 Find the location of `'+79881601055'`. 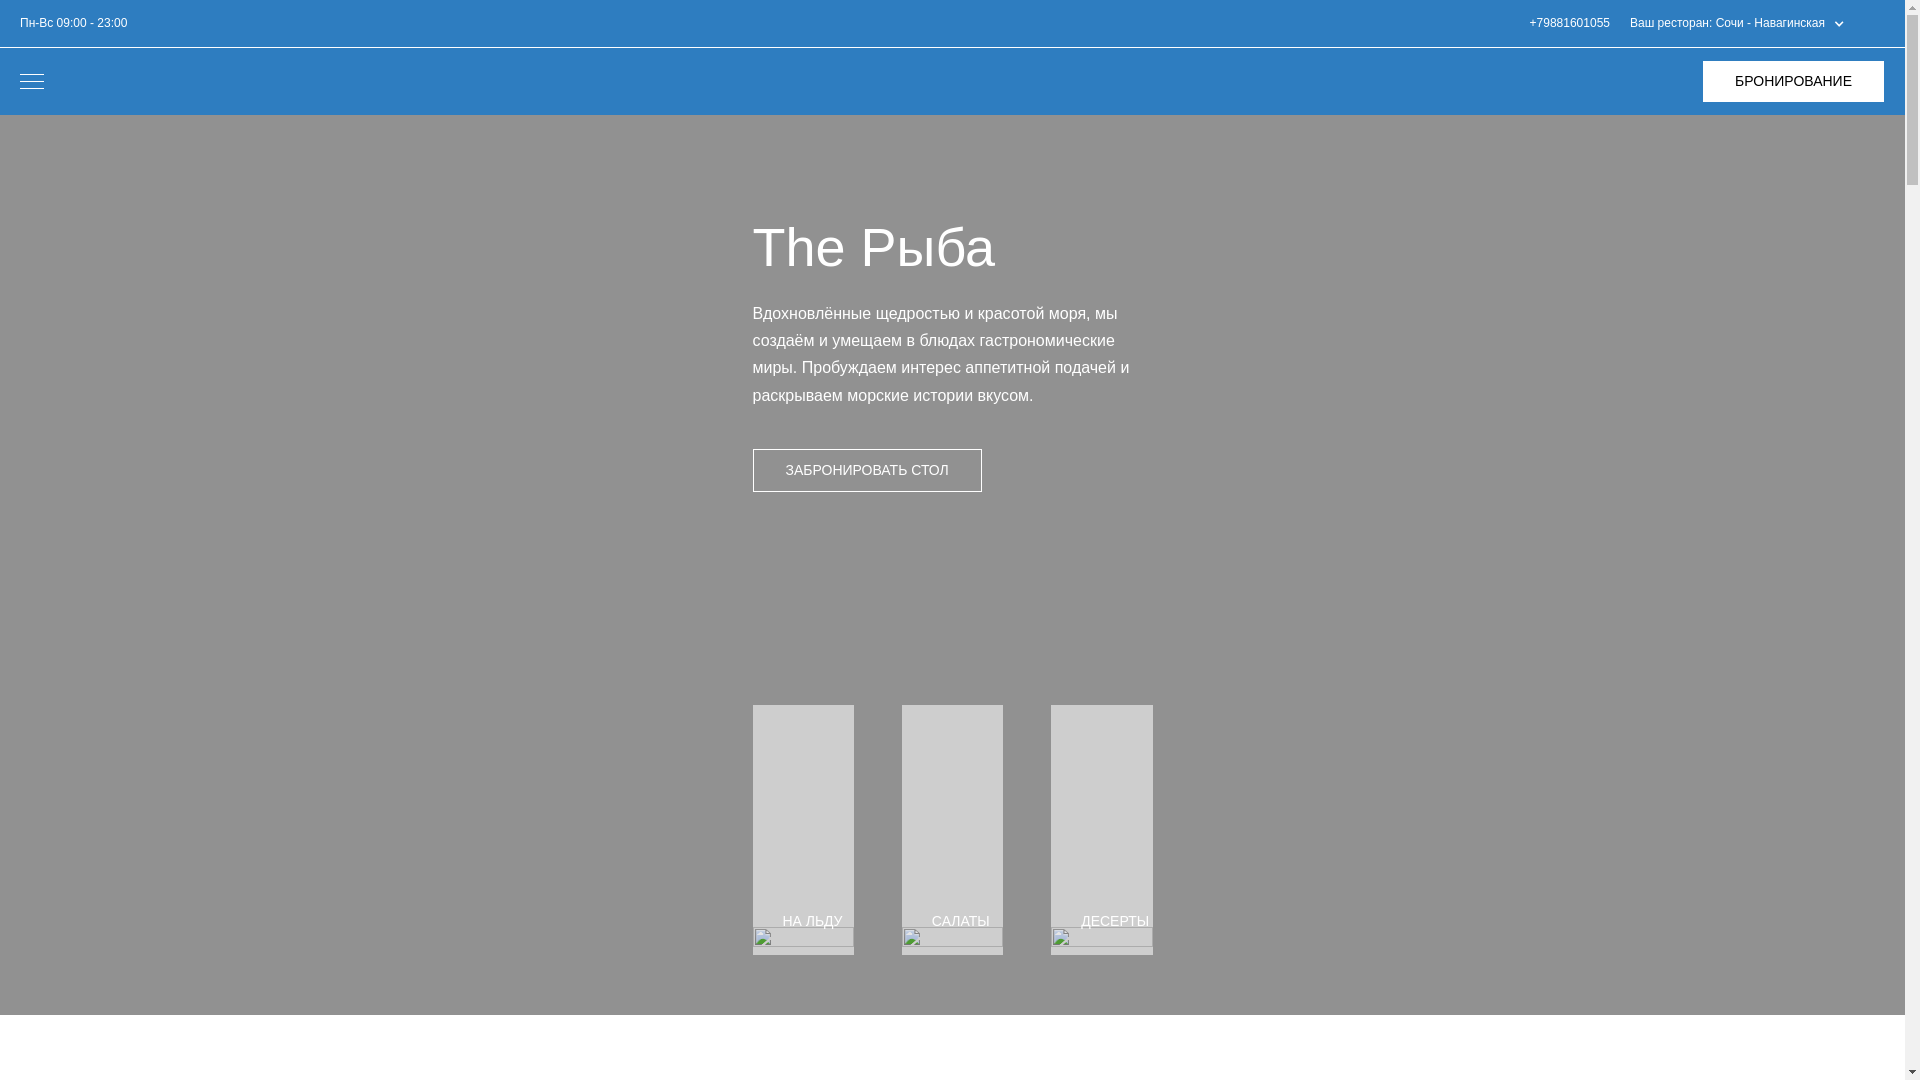

'+79881601055' is located at coordinates (1568, 23).